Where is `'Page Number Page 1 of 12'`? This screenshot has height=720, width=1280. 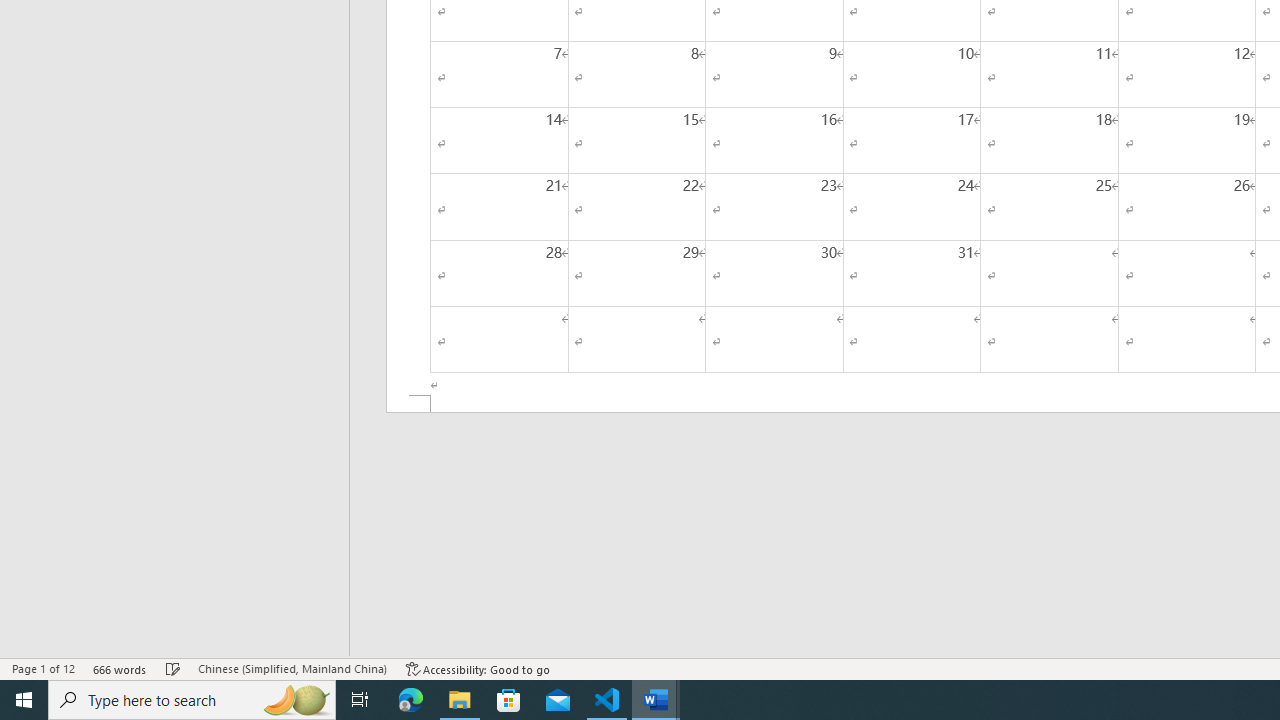 'Page Number Page 1 of 12' is located at coordinates (43, 669).